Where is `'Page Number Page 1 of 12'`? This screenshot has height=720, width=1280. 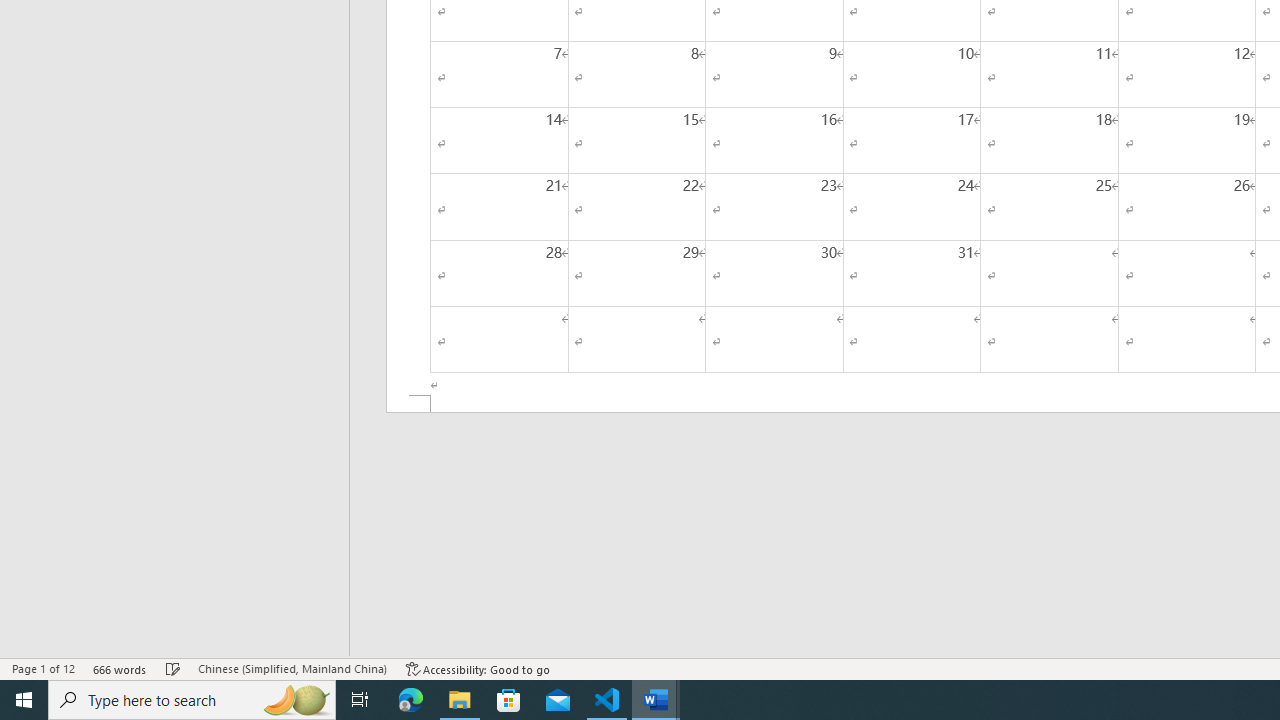 'Page Number Page 1 of 12' is located at coordinates (43, 669).